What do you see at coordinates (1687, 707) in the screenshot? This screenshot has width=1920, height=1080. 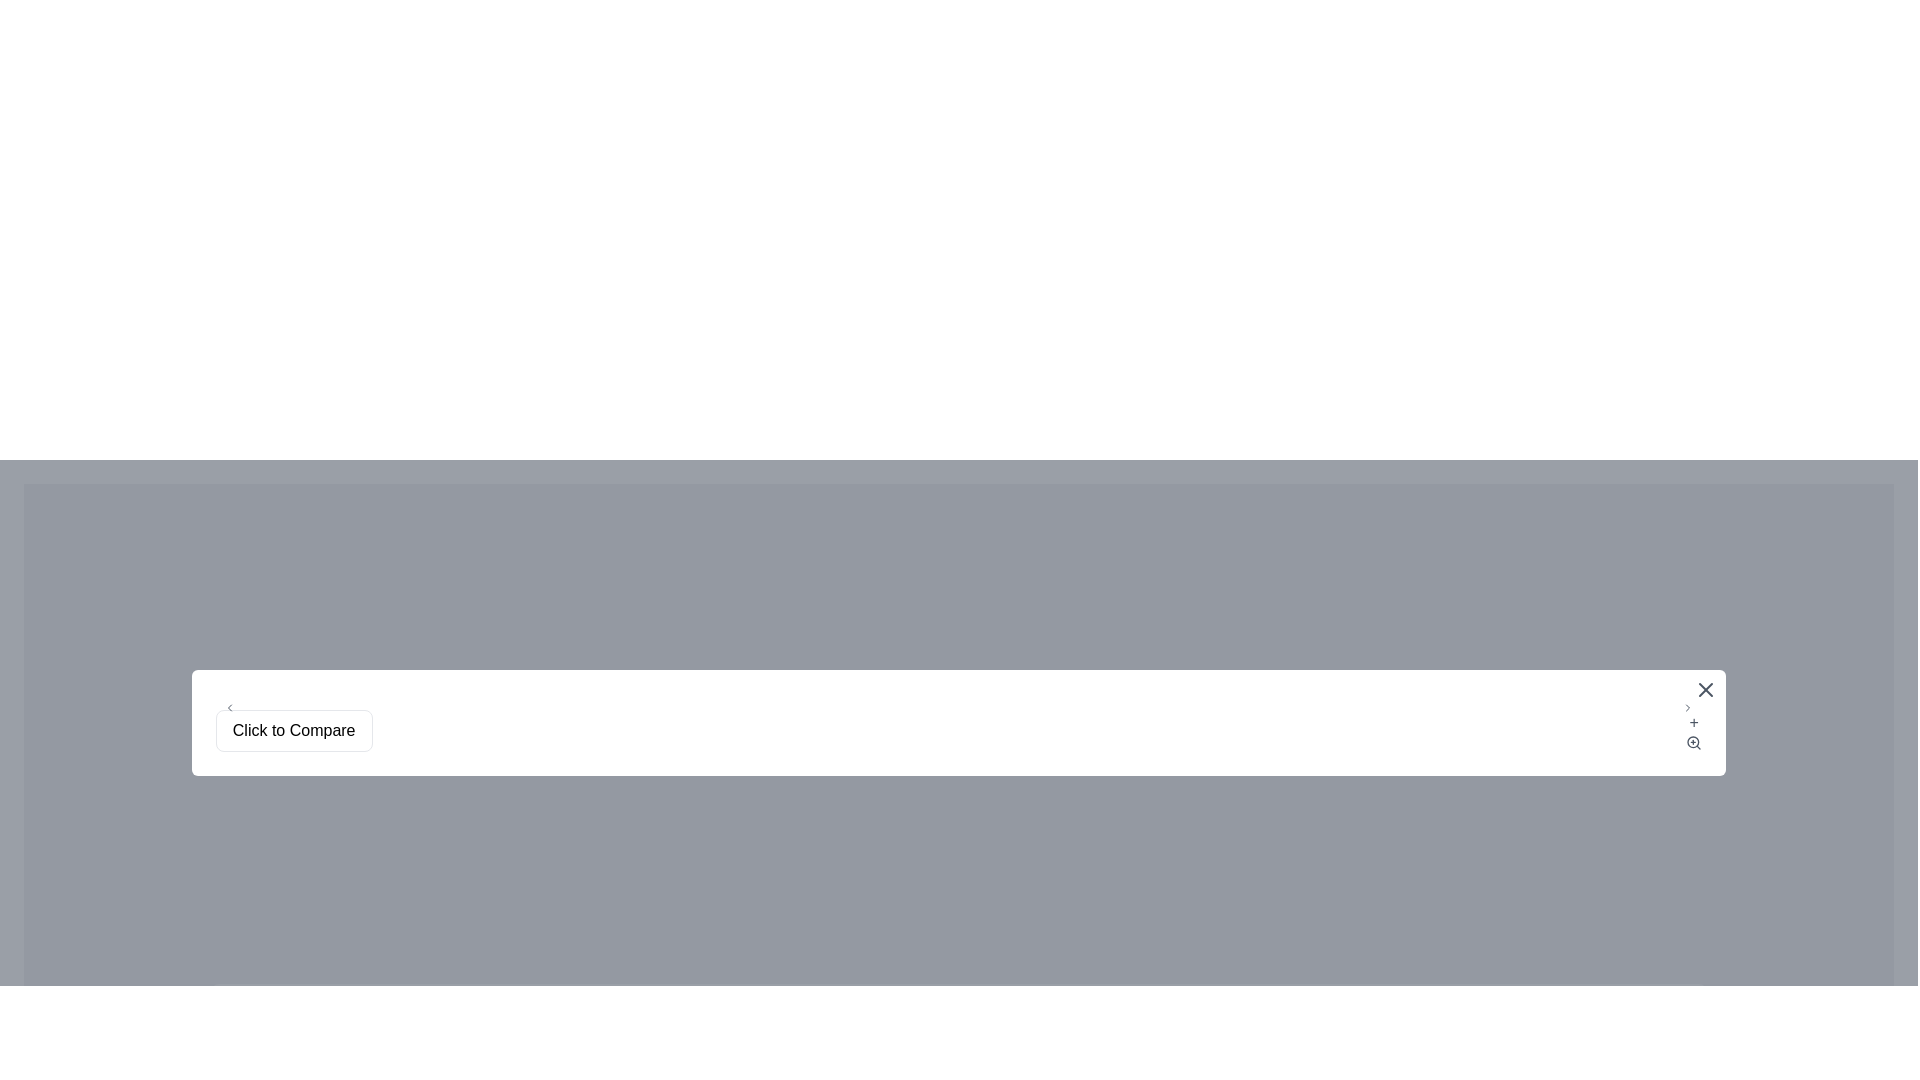 I see `the rightmost chevron navigation icon` at bounding box center [1687, 707].